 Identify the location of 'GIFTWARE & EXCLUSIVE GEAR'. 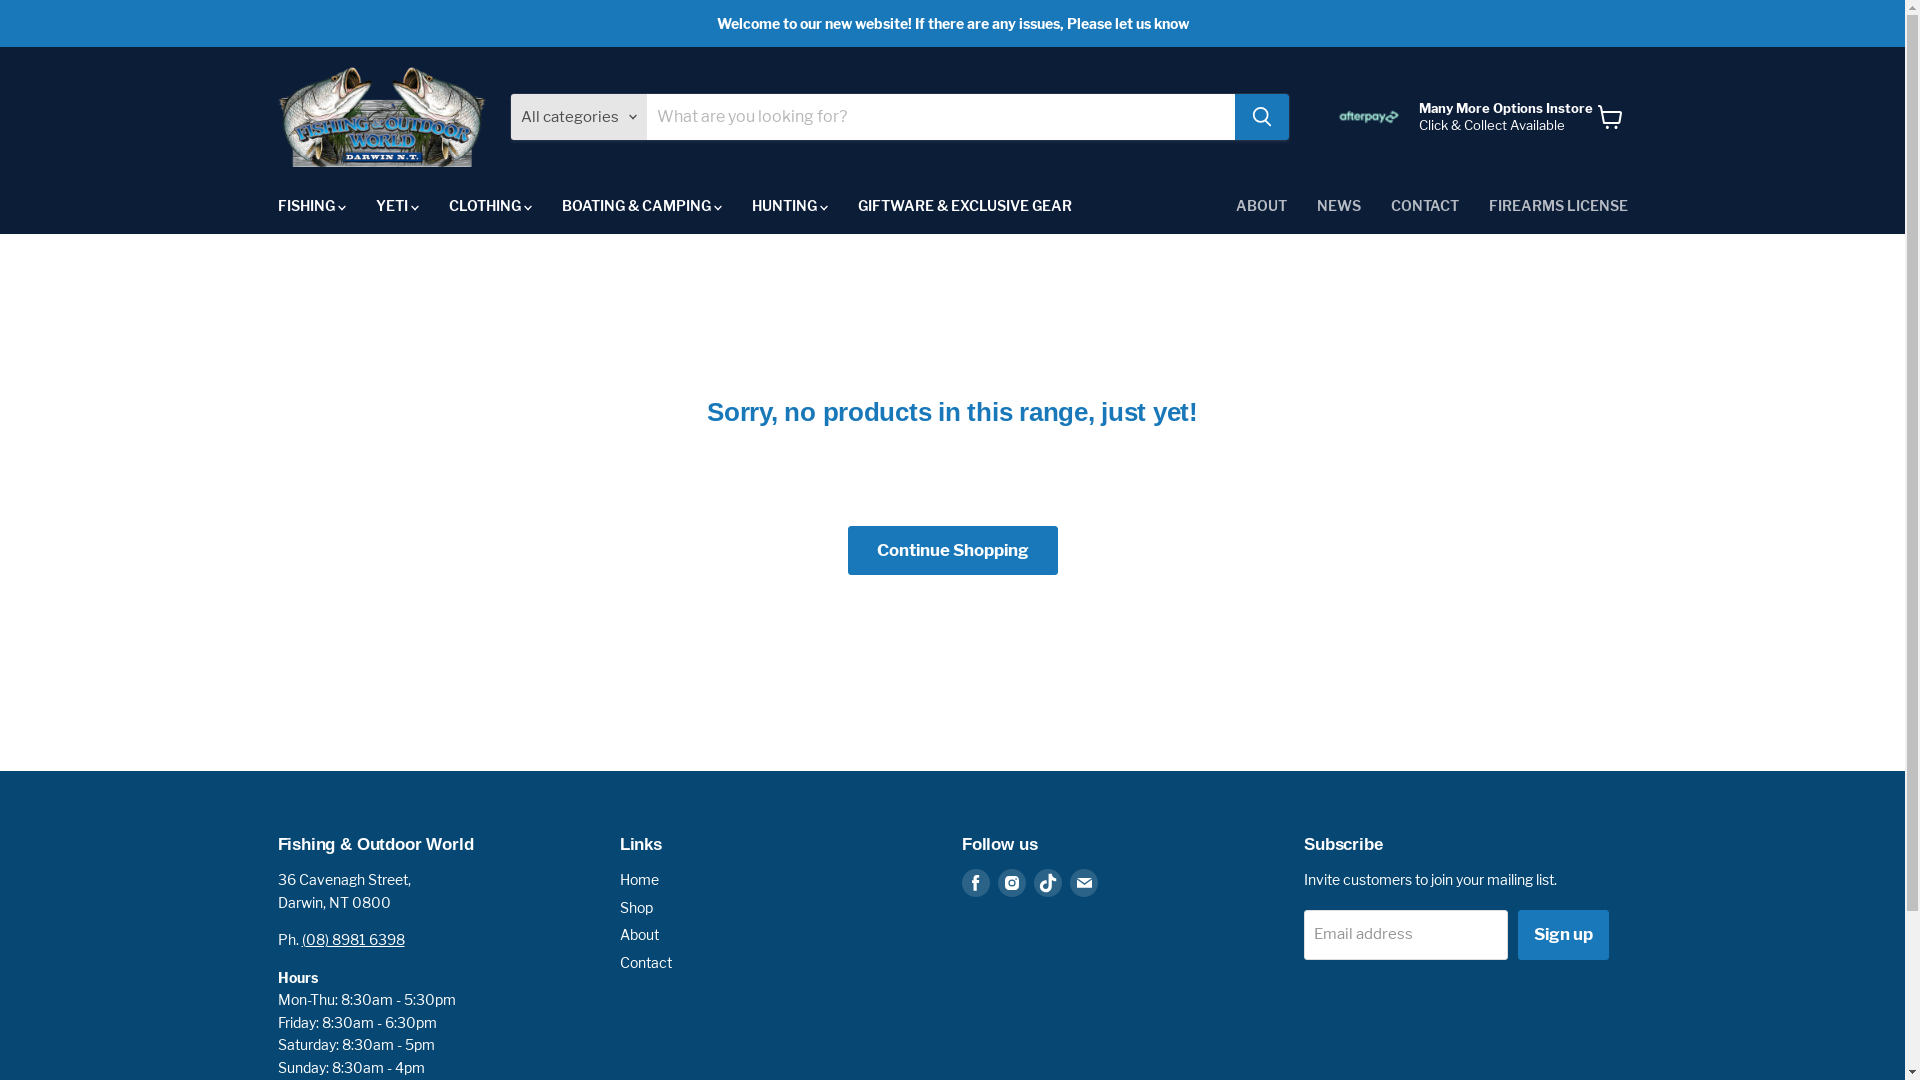
(841, 205).